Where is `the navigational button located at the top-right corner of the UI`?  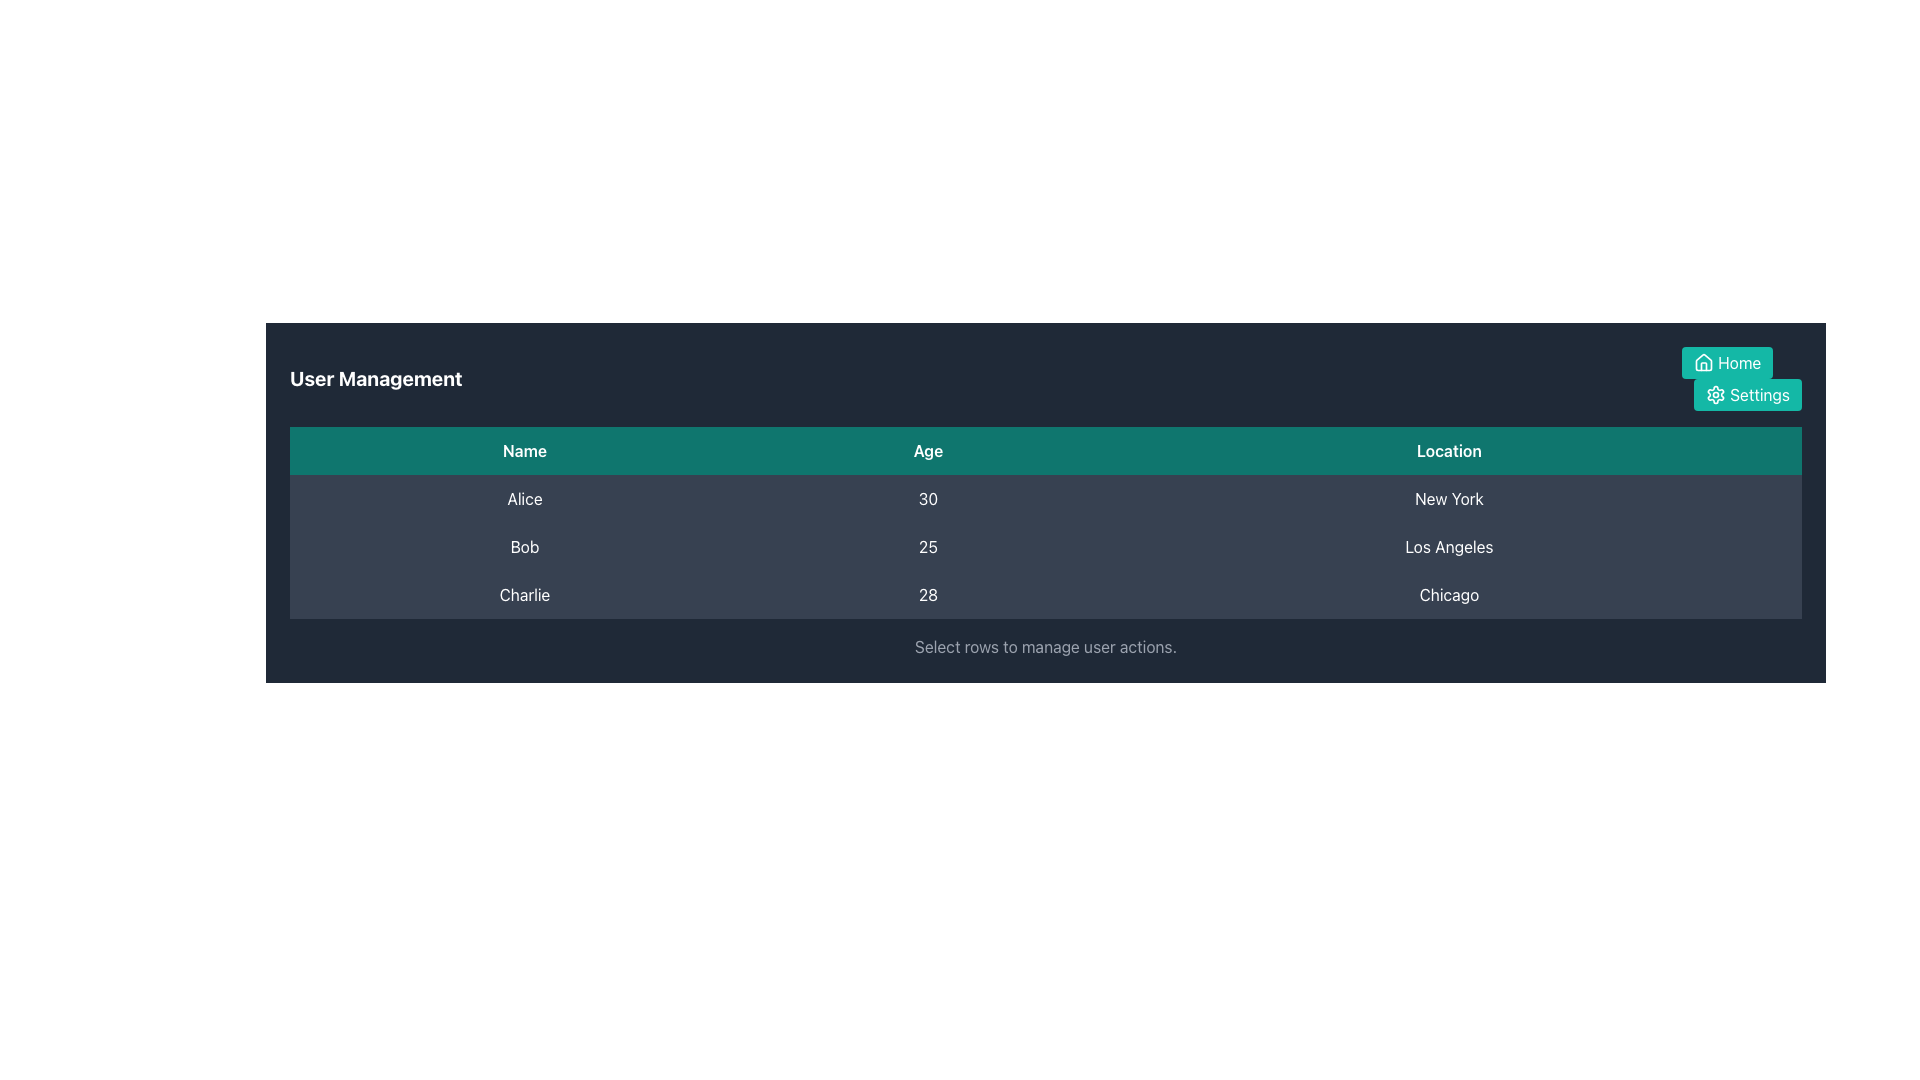 the navigational button located at the top-right corner of the UI is located at coordinates (1726, 362).